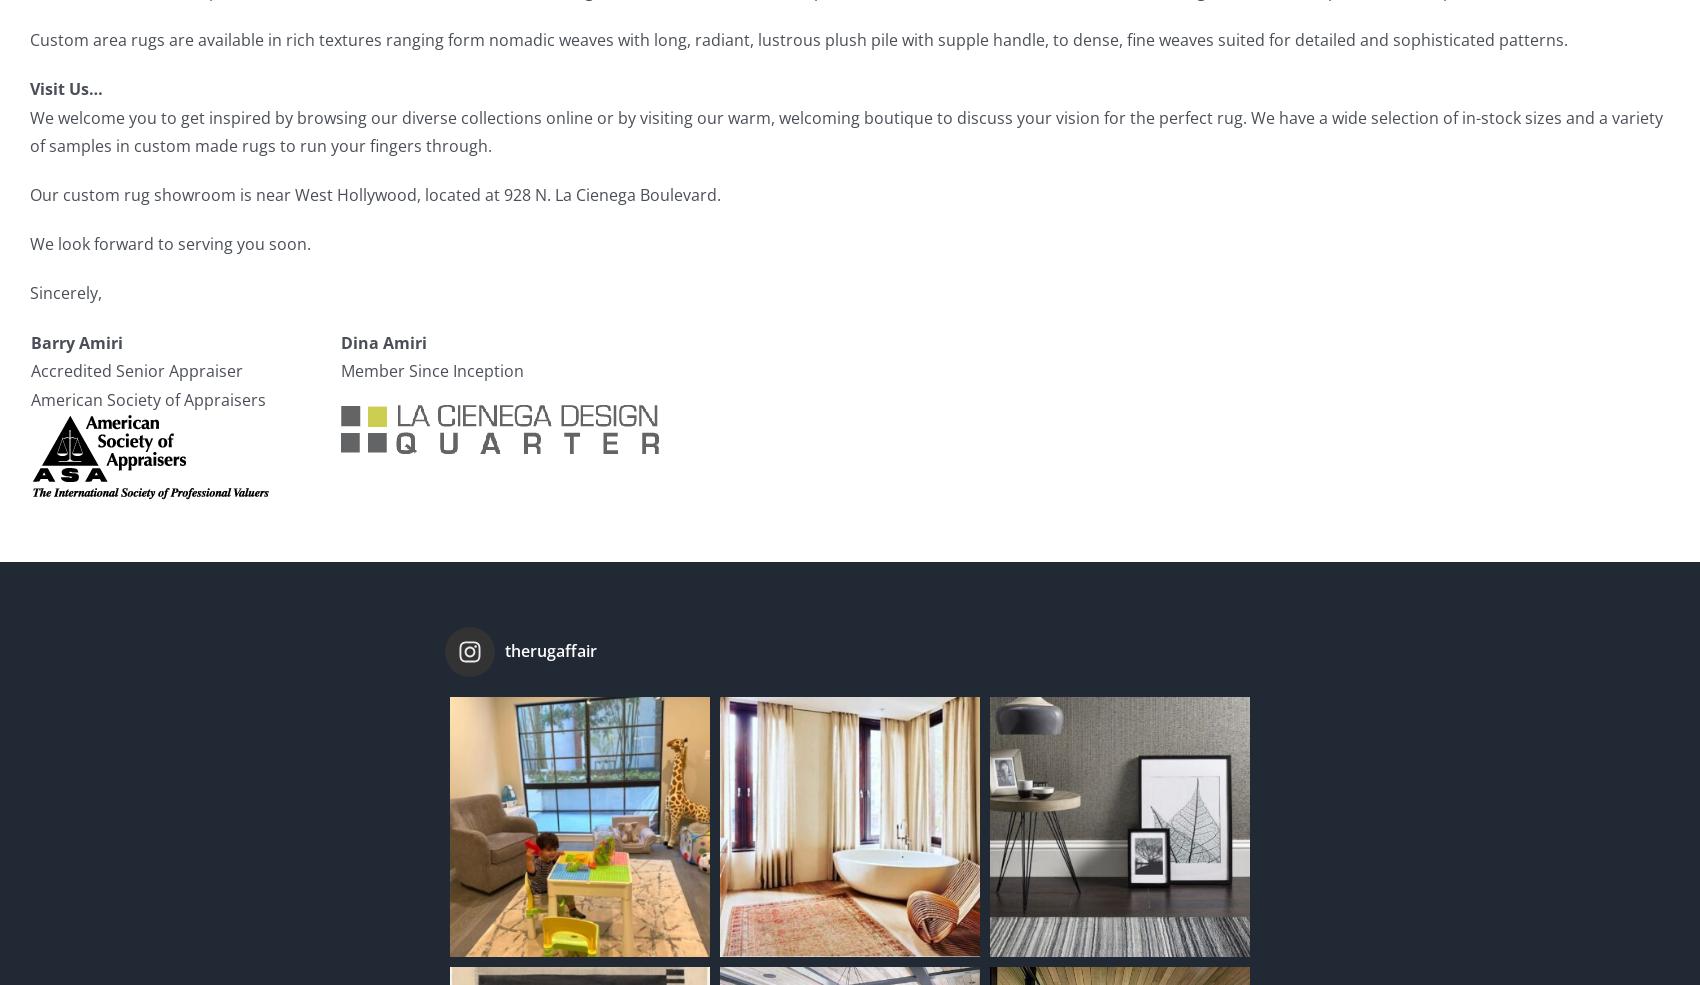 This screenshot has height=985, width=1700. I want to click on 'Our custom rug showroom is near West Hollywood, located at 928 N. La Cienega Boulevard.', so click(374, 195).